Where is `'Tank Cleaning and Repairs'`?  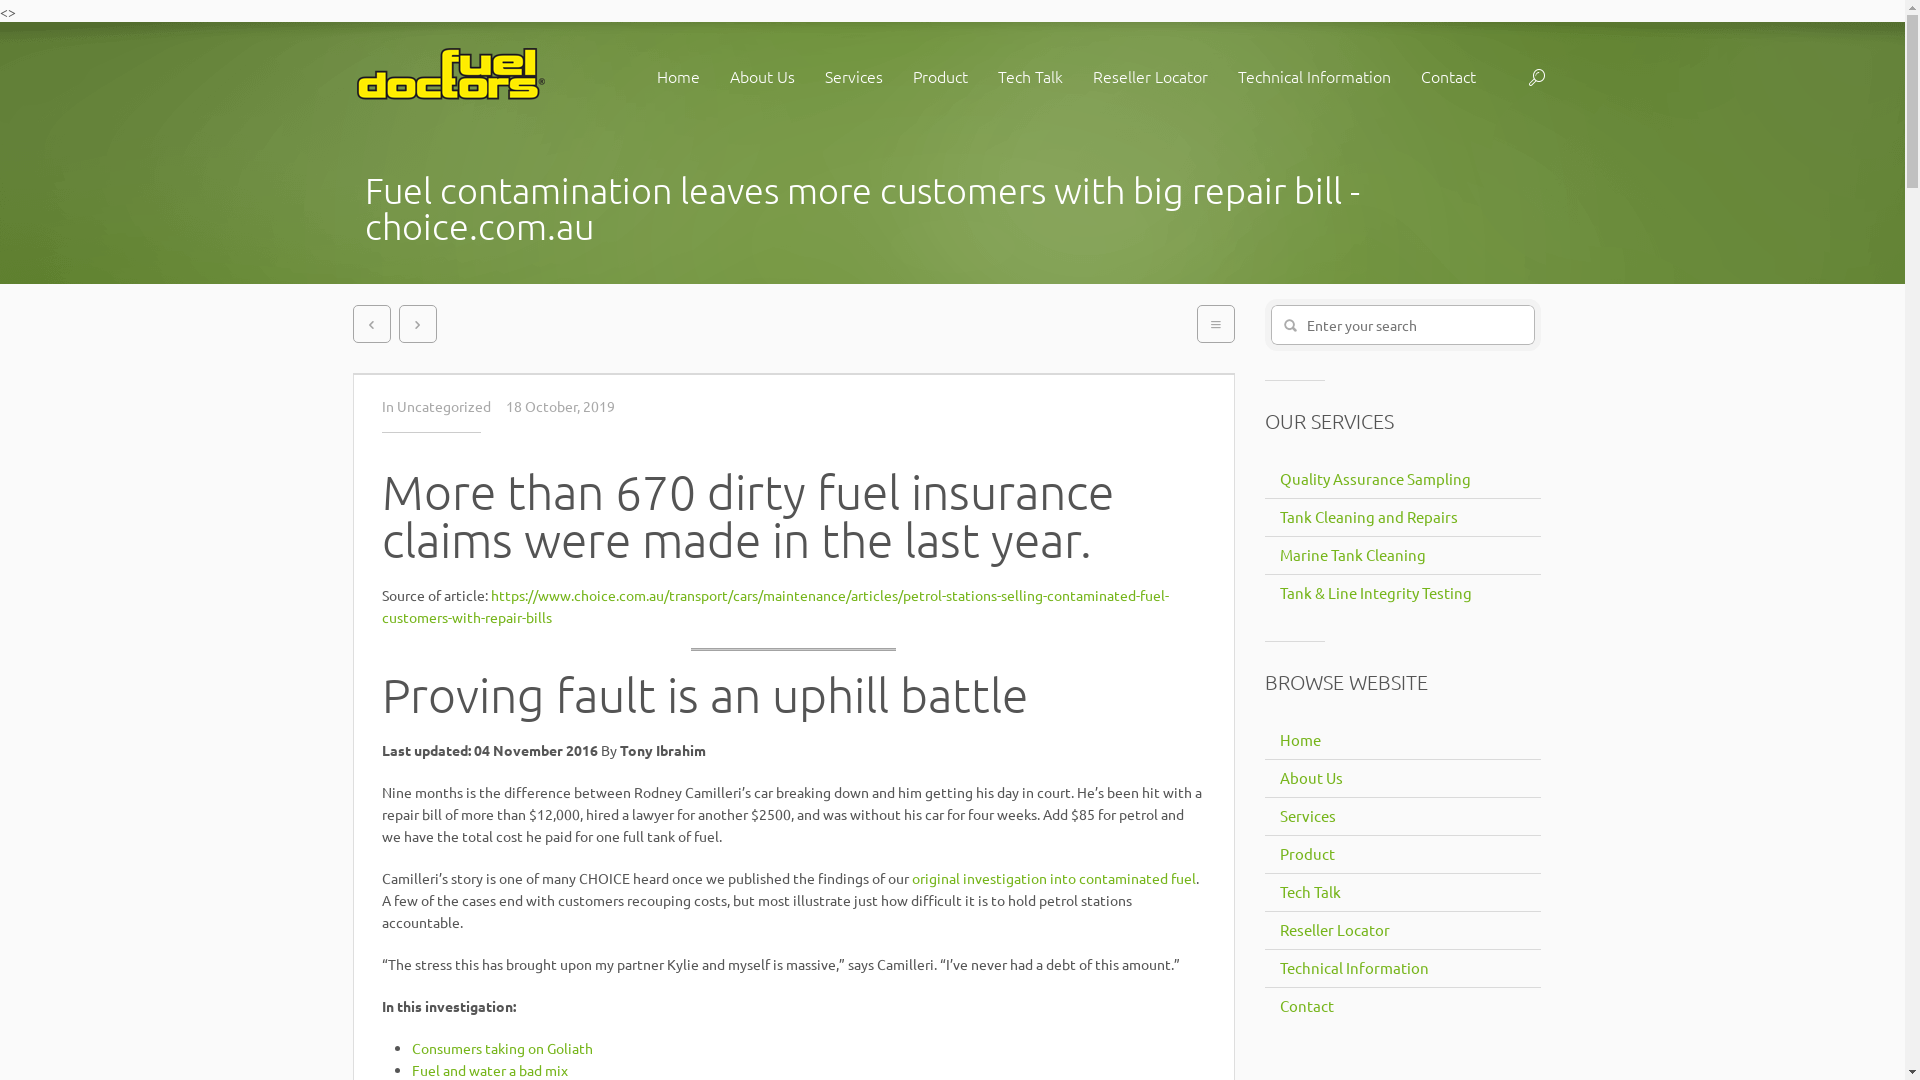
'Tank Cleaning and Repairs' is located at coordinates (1262, 515).